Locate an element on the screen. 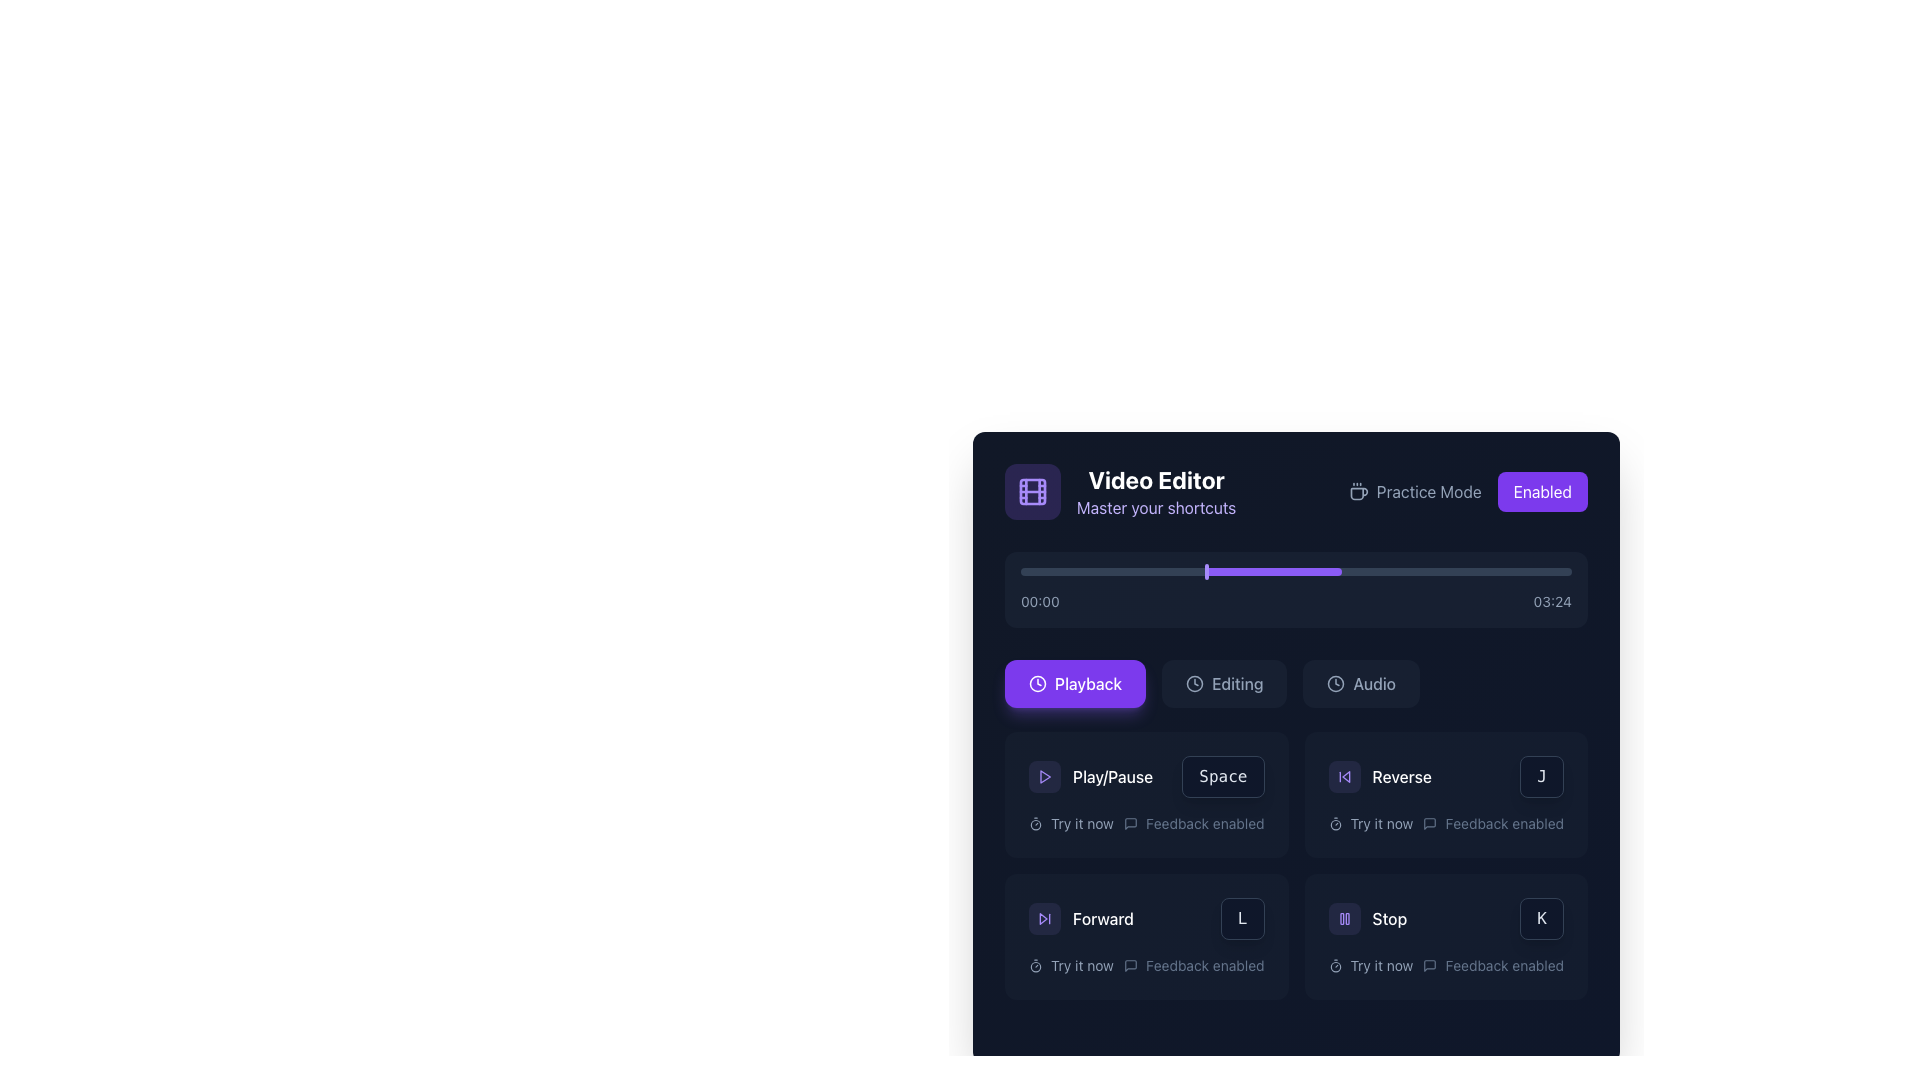 Image resolution: width=1920 pixels, height=1080 pixels. the static text label displaying 'Feedback enabled', which is styled in light, slate-gray color and located in the bottom right of a tile within the main content area, right next to a chat bubble icon is located at coordinates (1504, 964).